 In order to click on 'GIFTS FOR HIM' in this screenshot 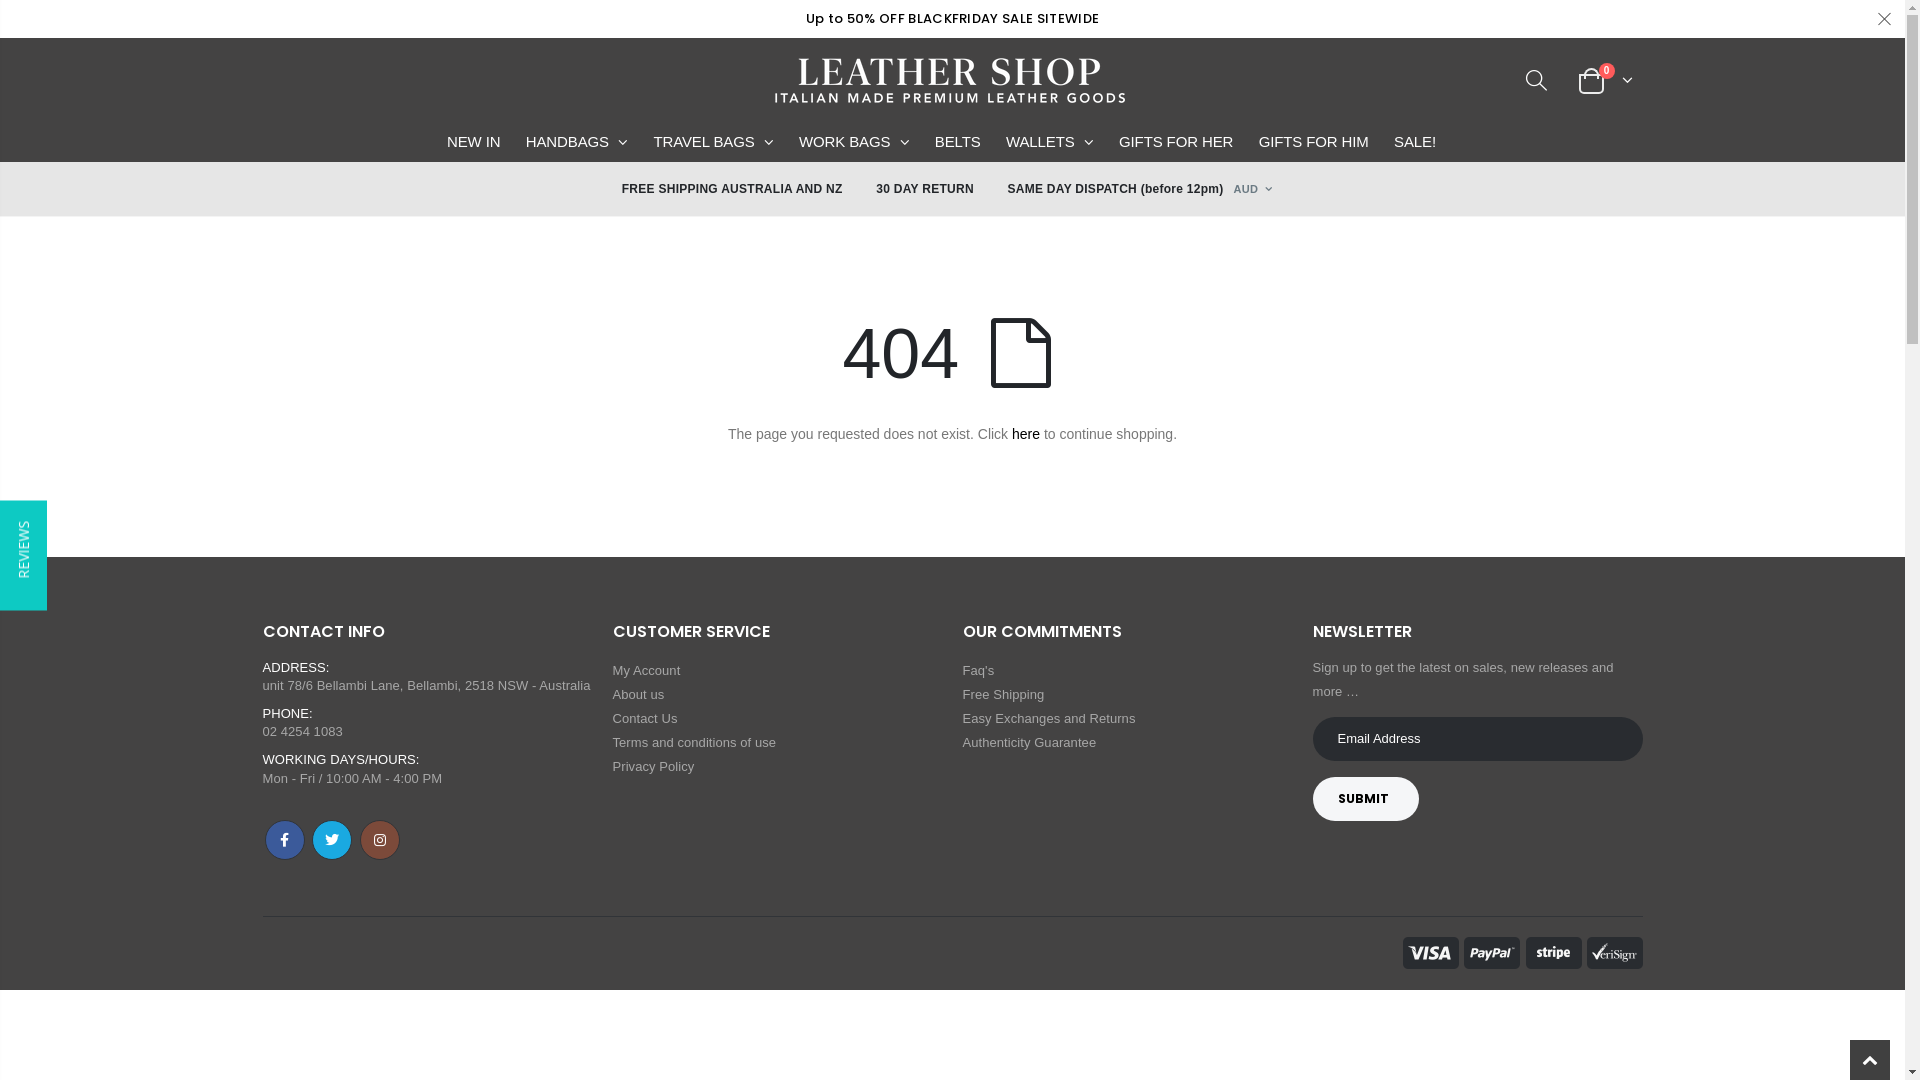, I will do `click(1324, 135)`.